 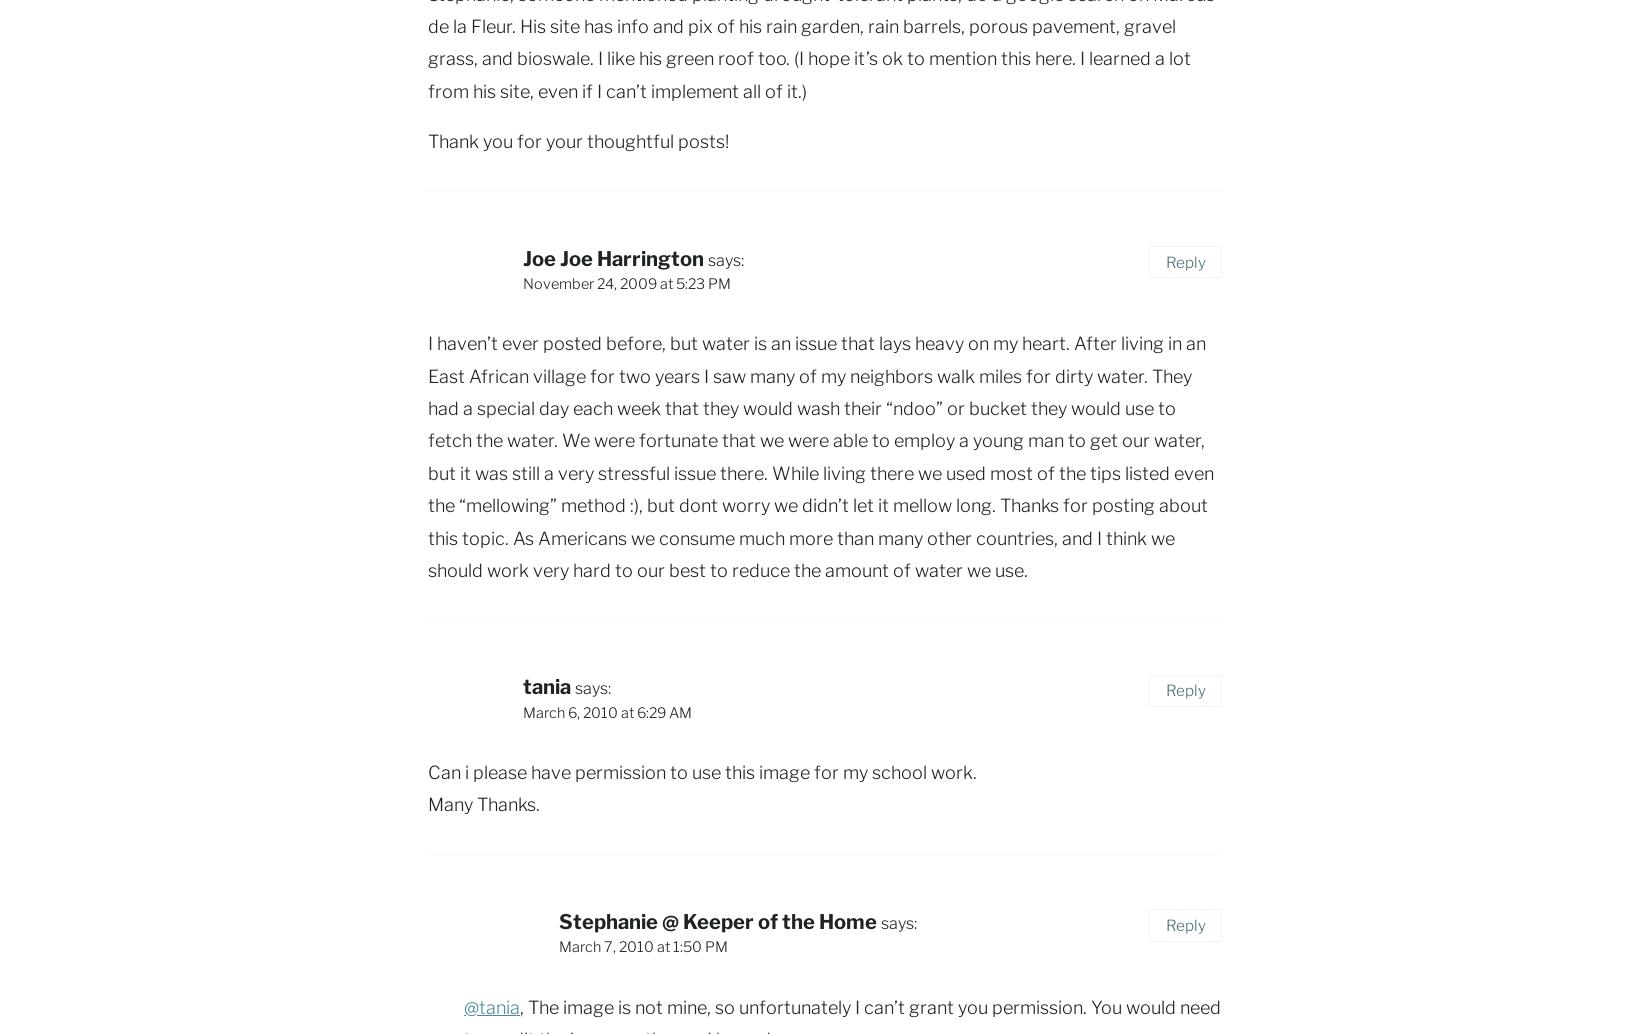 I want to click on 'March 7, 2010 at 1:50 PM', so click(x=642, y=946).